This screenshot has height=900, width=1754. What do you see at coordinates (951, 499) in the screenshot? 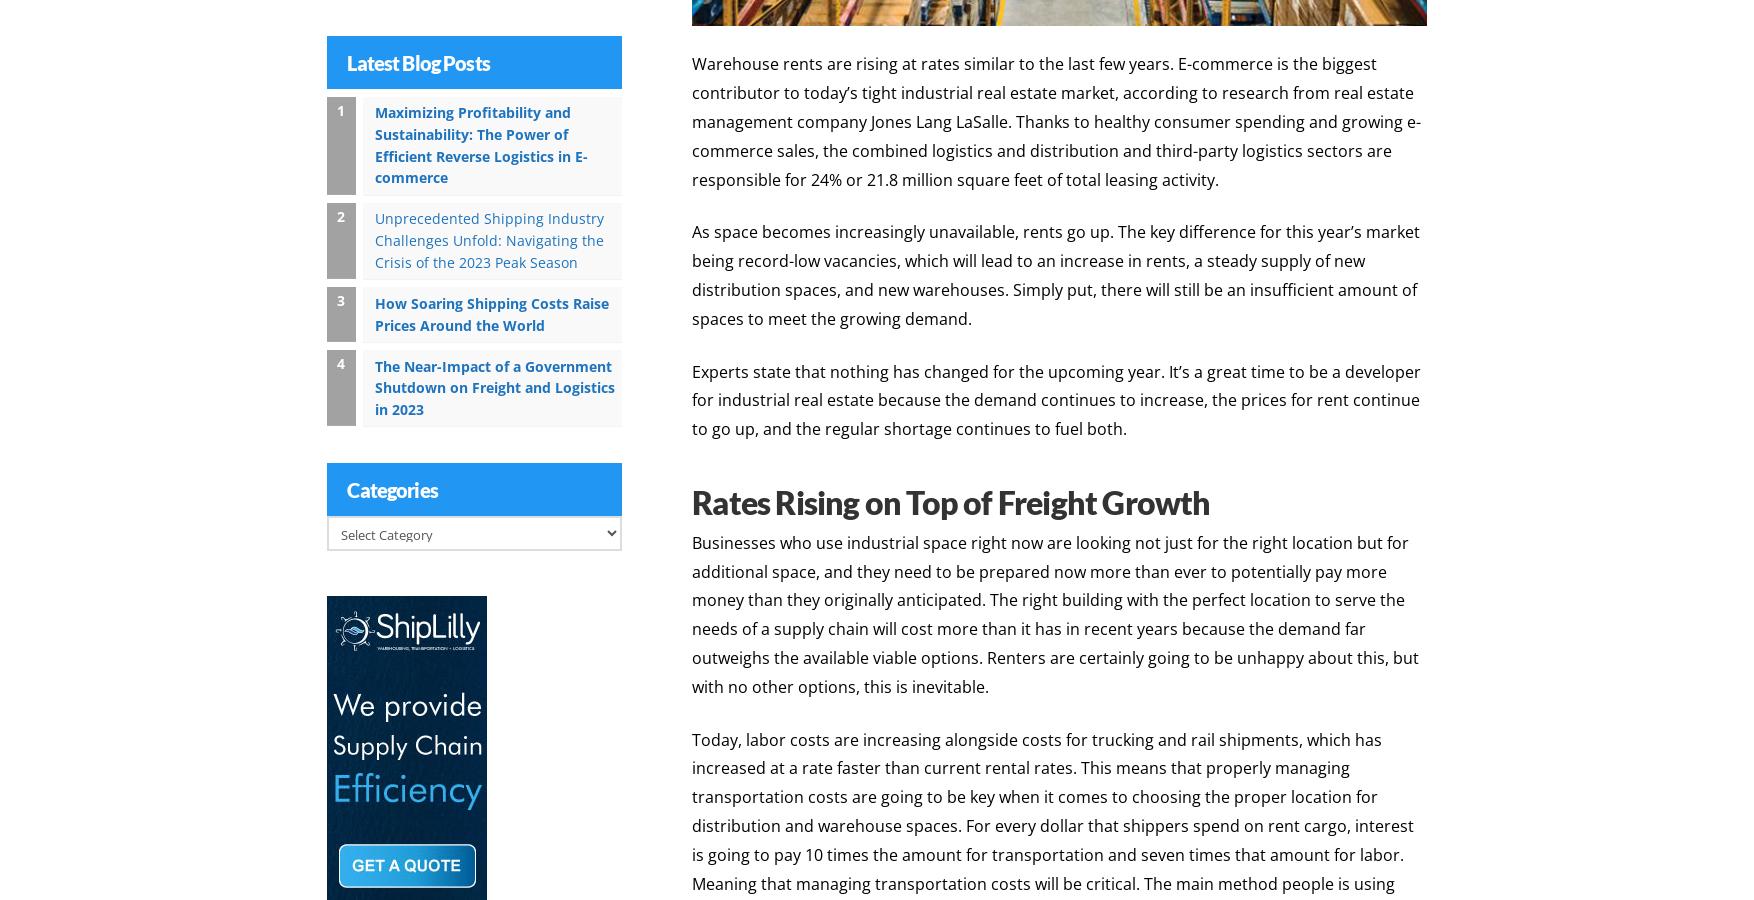
I see `'Rates Rising on Top of Freight Growth'` at bounding box center [951, 499].